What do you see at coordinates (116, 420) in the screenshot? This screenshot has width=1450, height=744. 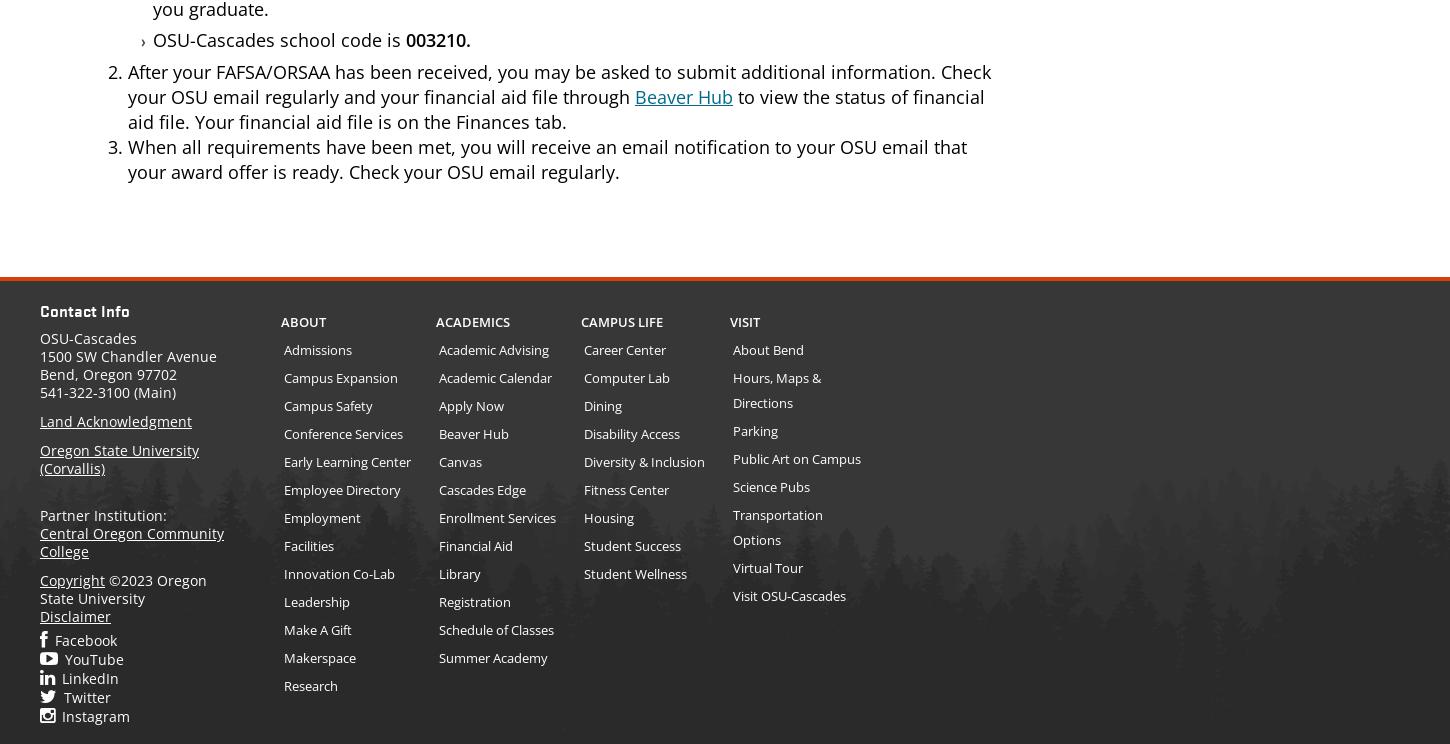 I see `'Land Acknowledgment'` at bounding box center [116, 420].